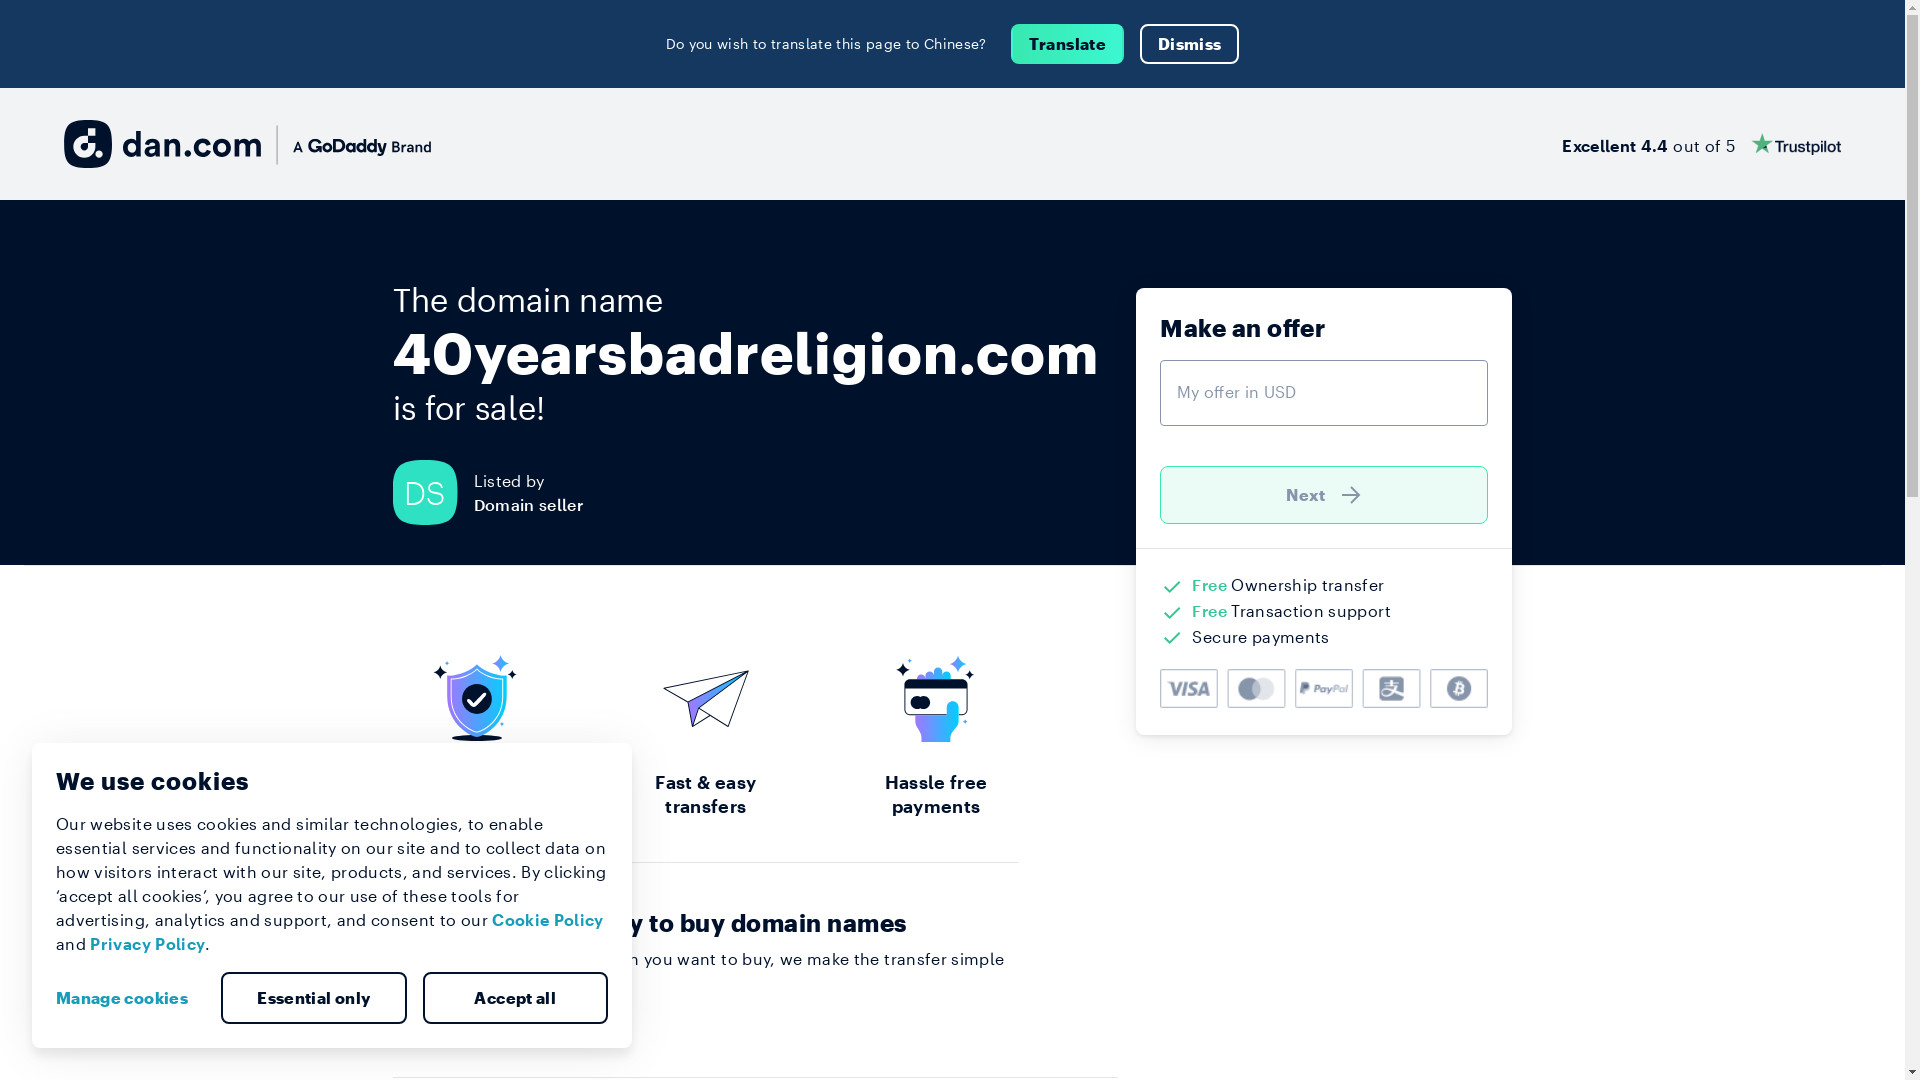 This screenshot has width=1920, height=1080. What do you see at coordinates (1324, 494) in the screenshot?
I see `'Next` at bounding box center [1324, 494].